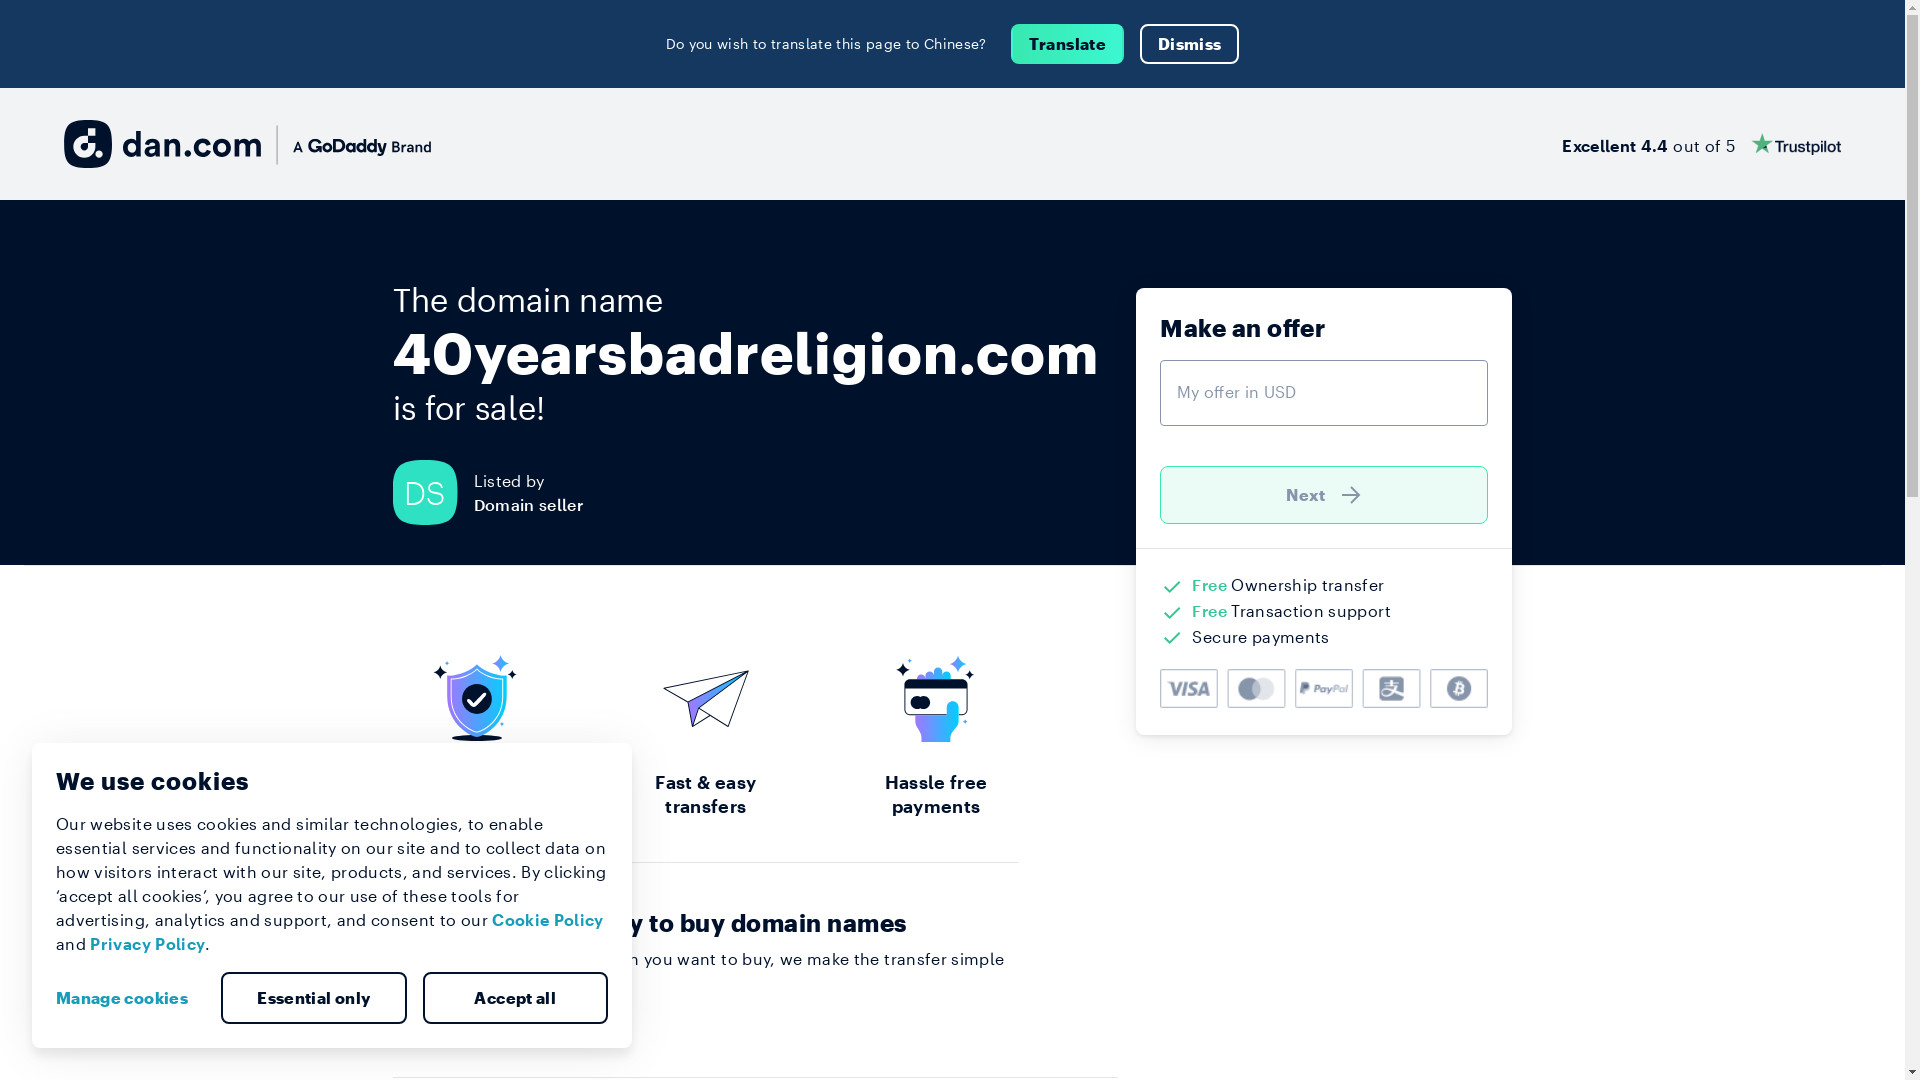 This screenshot has width=1920, height=1080. What do you see at coordinates (1324, 494) in the screenshot?
I see `'Next` at bounding box center [1324, 494].